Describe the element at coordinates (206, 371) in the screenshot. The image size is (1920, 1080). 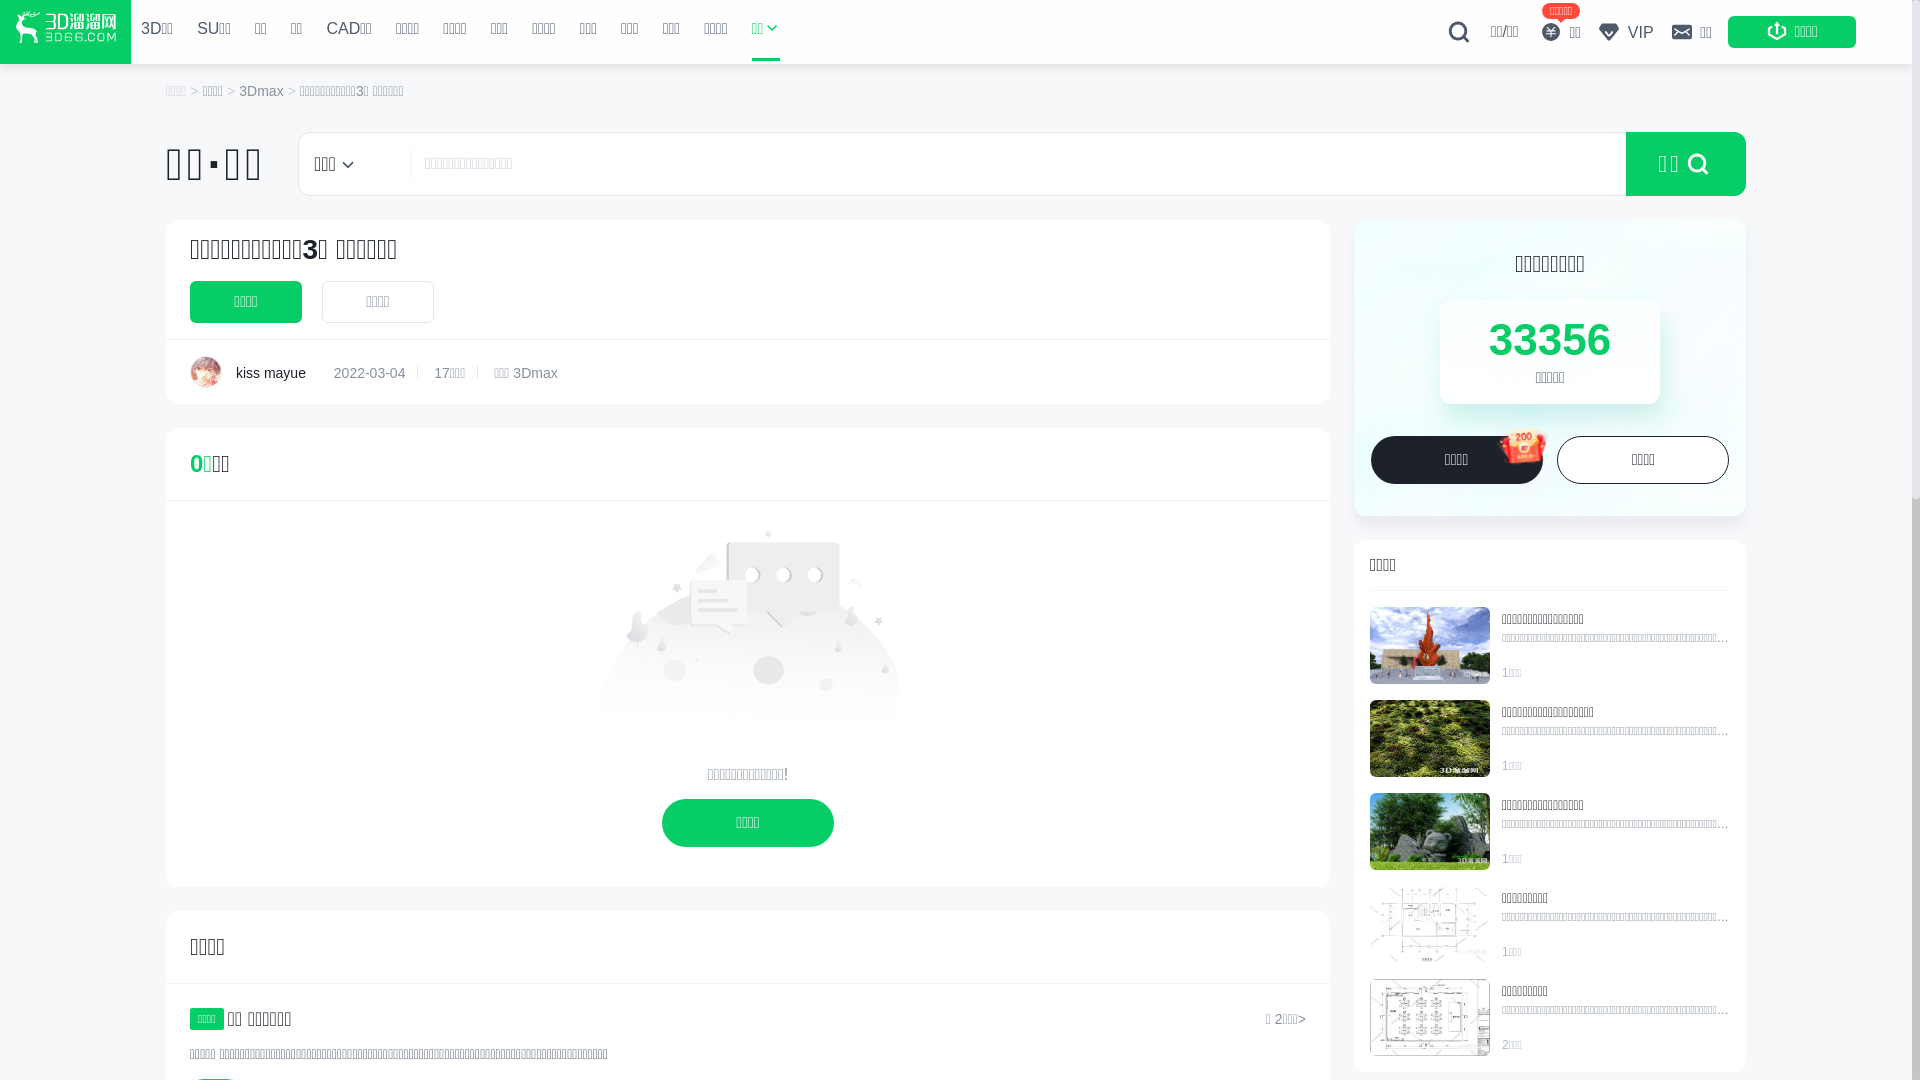
I see `'kiss mayue'` at that location.